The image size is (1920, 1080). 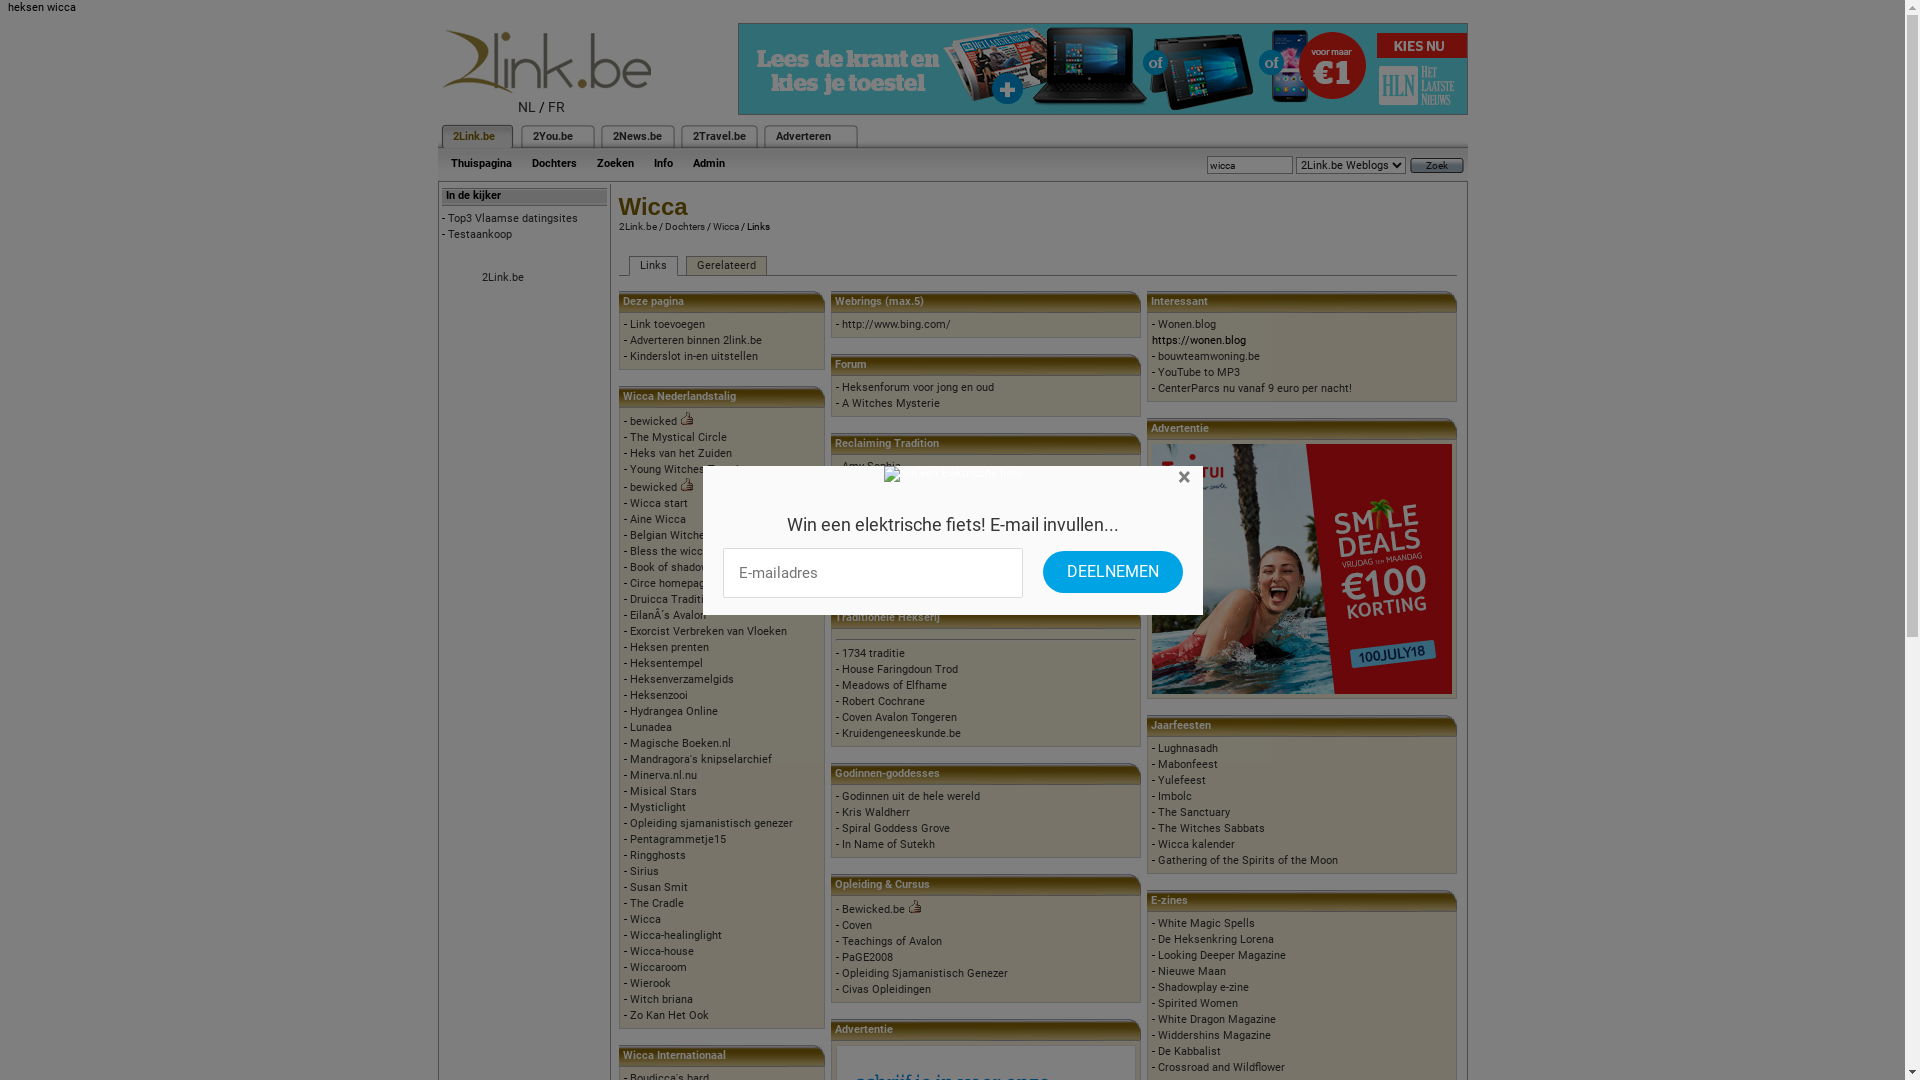 I want to click on 'Belgian Witches 2', so click(x=675, y=534).